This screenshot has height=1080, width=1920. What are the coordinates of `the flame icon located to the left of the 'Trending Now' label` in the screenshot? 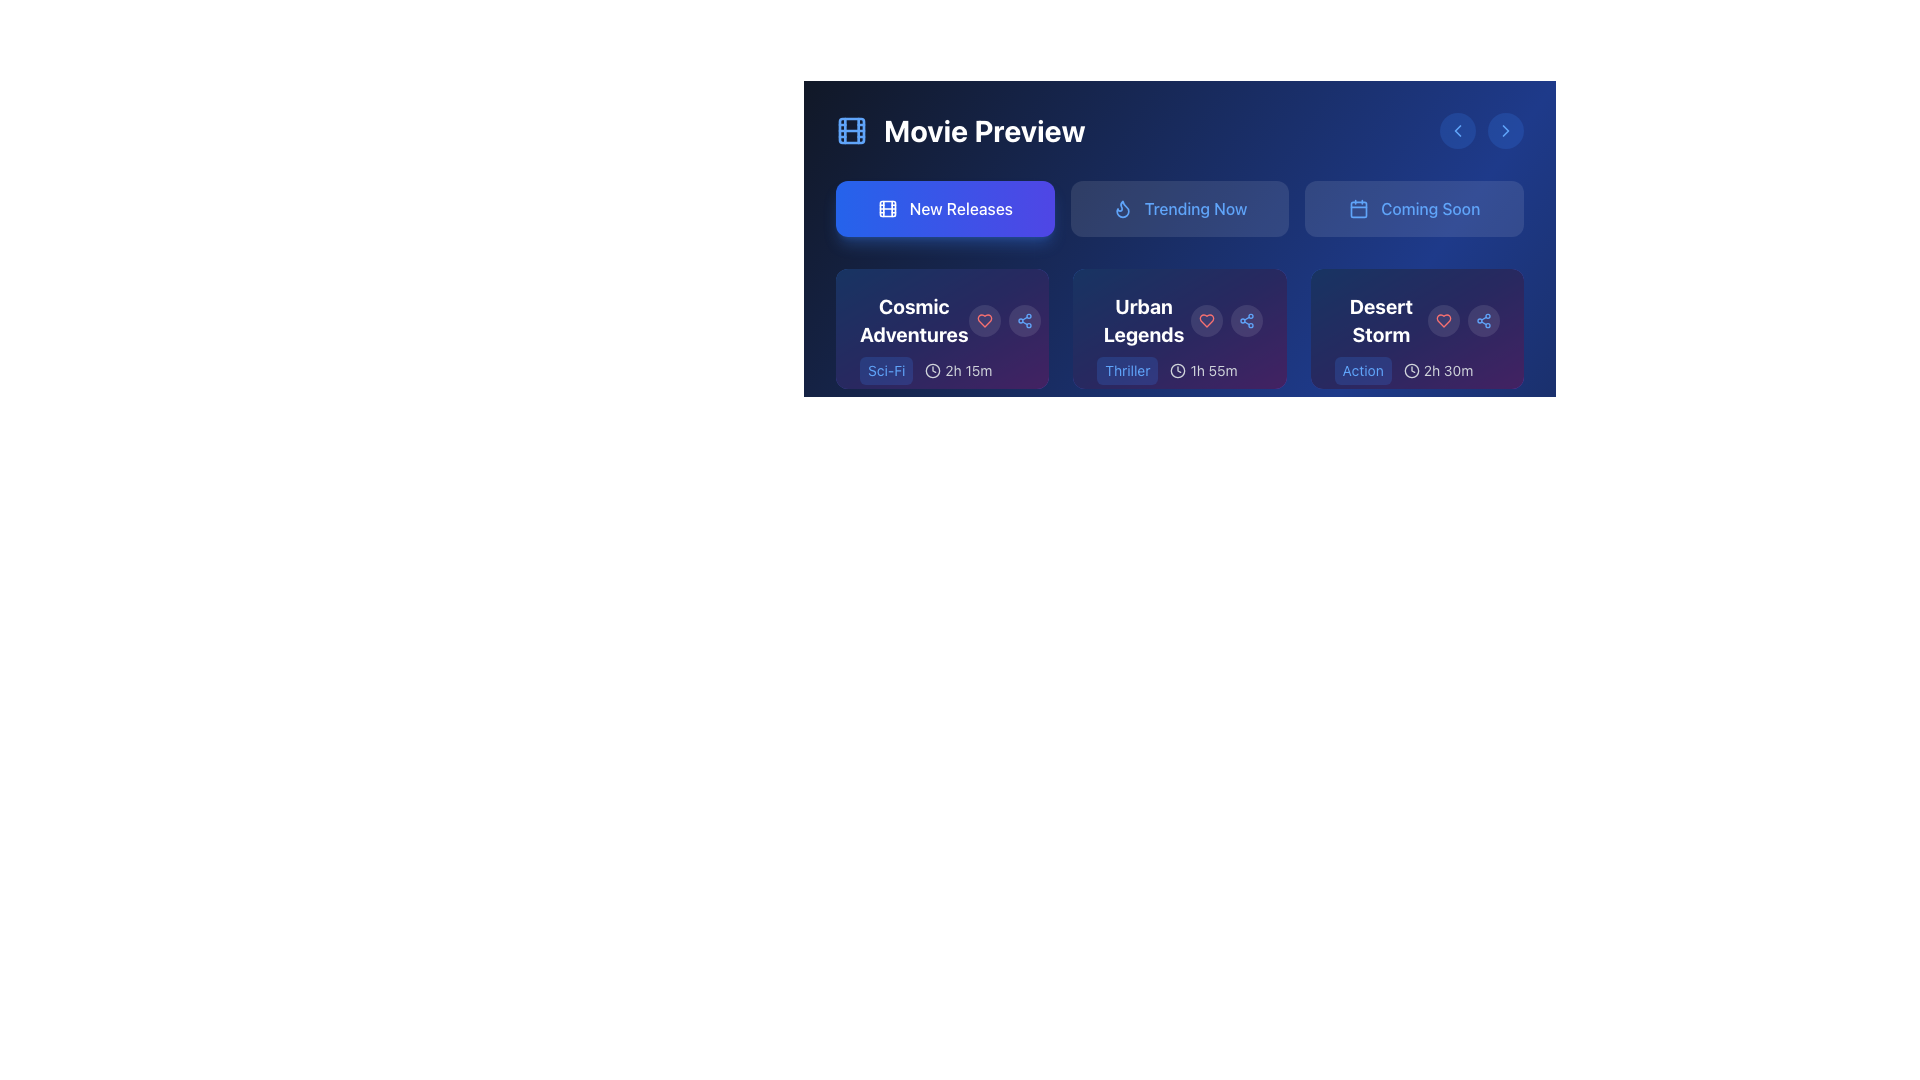 It's located at (1122, 208).